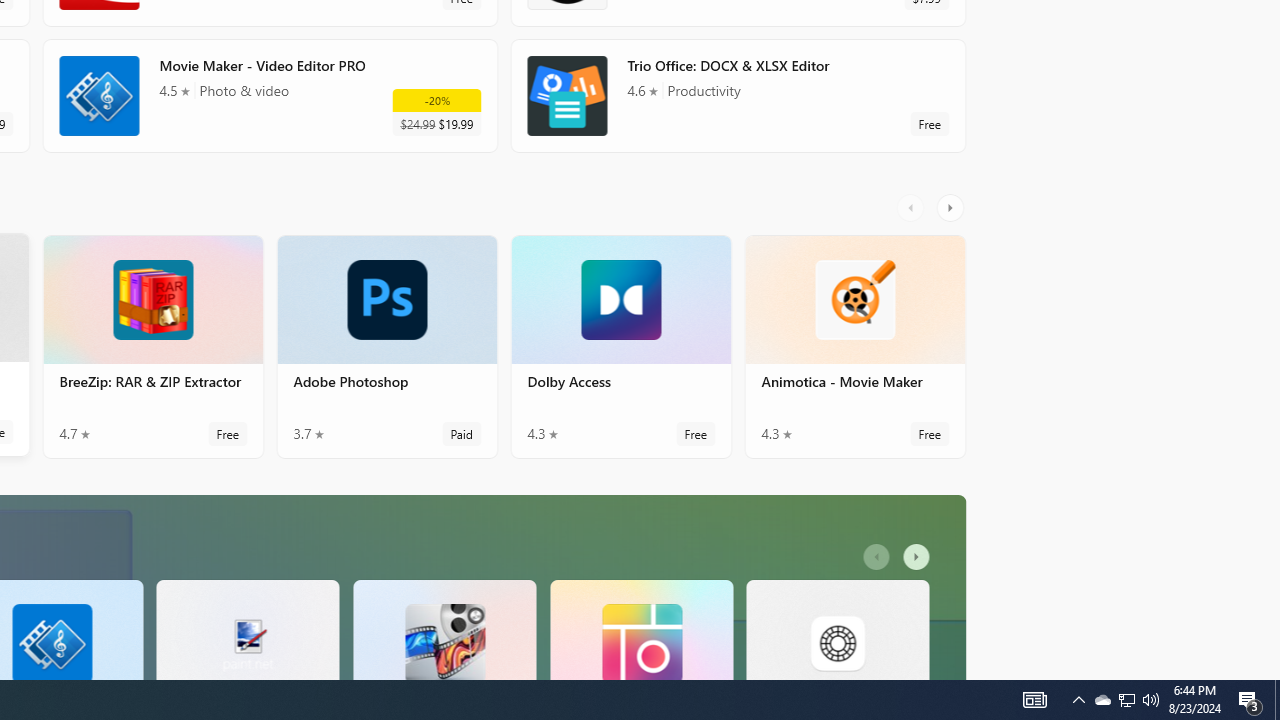  I want to click on 'Vertical Large Increase', so click(1271, 408).